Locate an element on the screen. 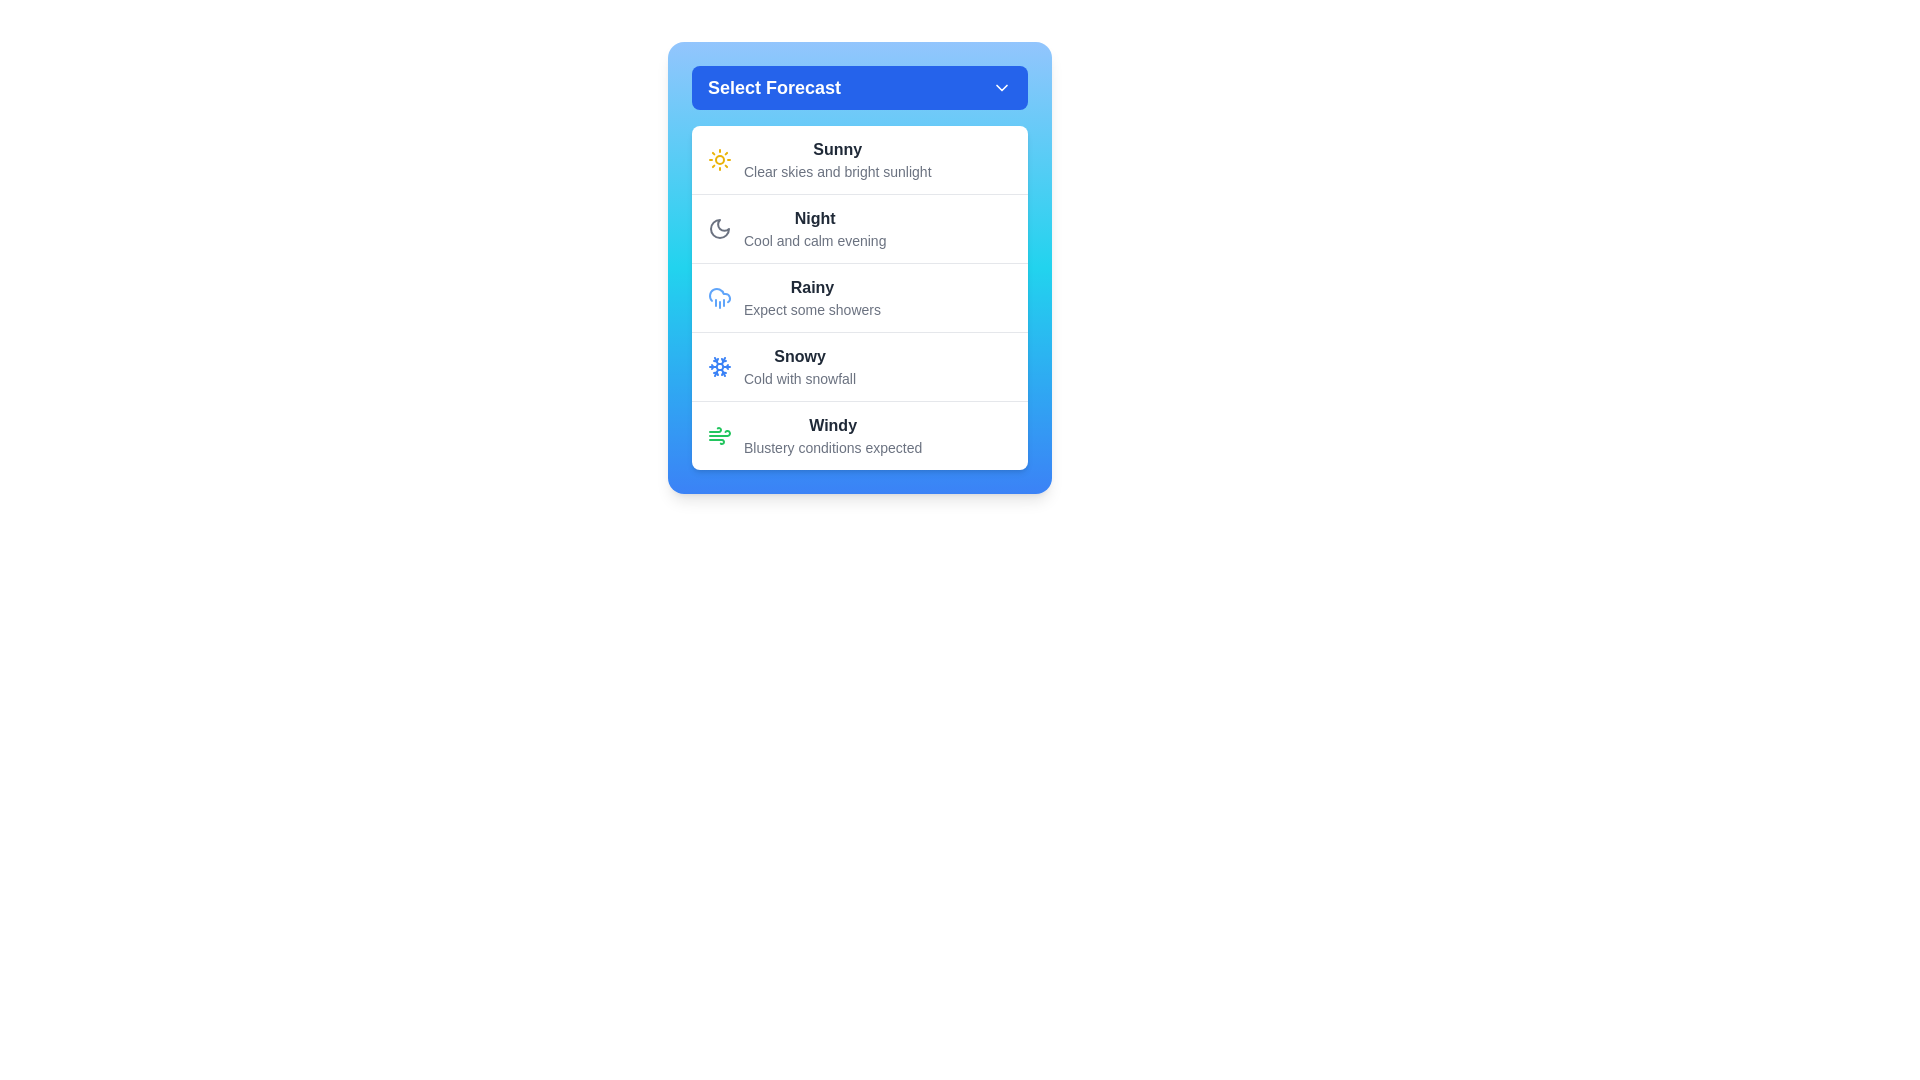  the small, cloud-shaped icon with rain droplets beneath it, which represents the 'Rainy' weather option in the weather selection menu, for related interactions is located at coordinates (720, 297).